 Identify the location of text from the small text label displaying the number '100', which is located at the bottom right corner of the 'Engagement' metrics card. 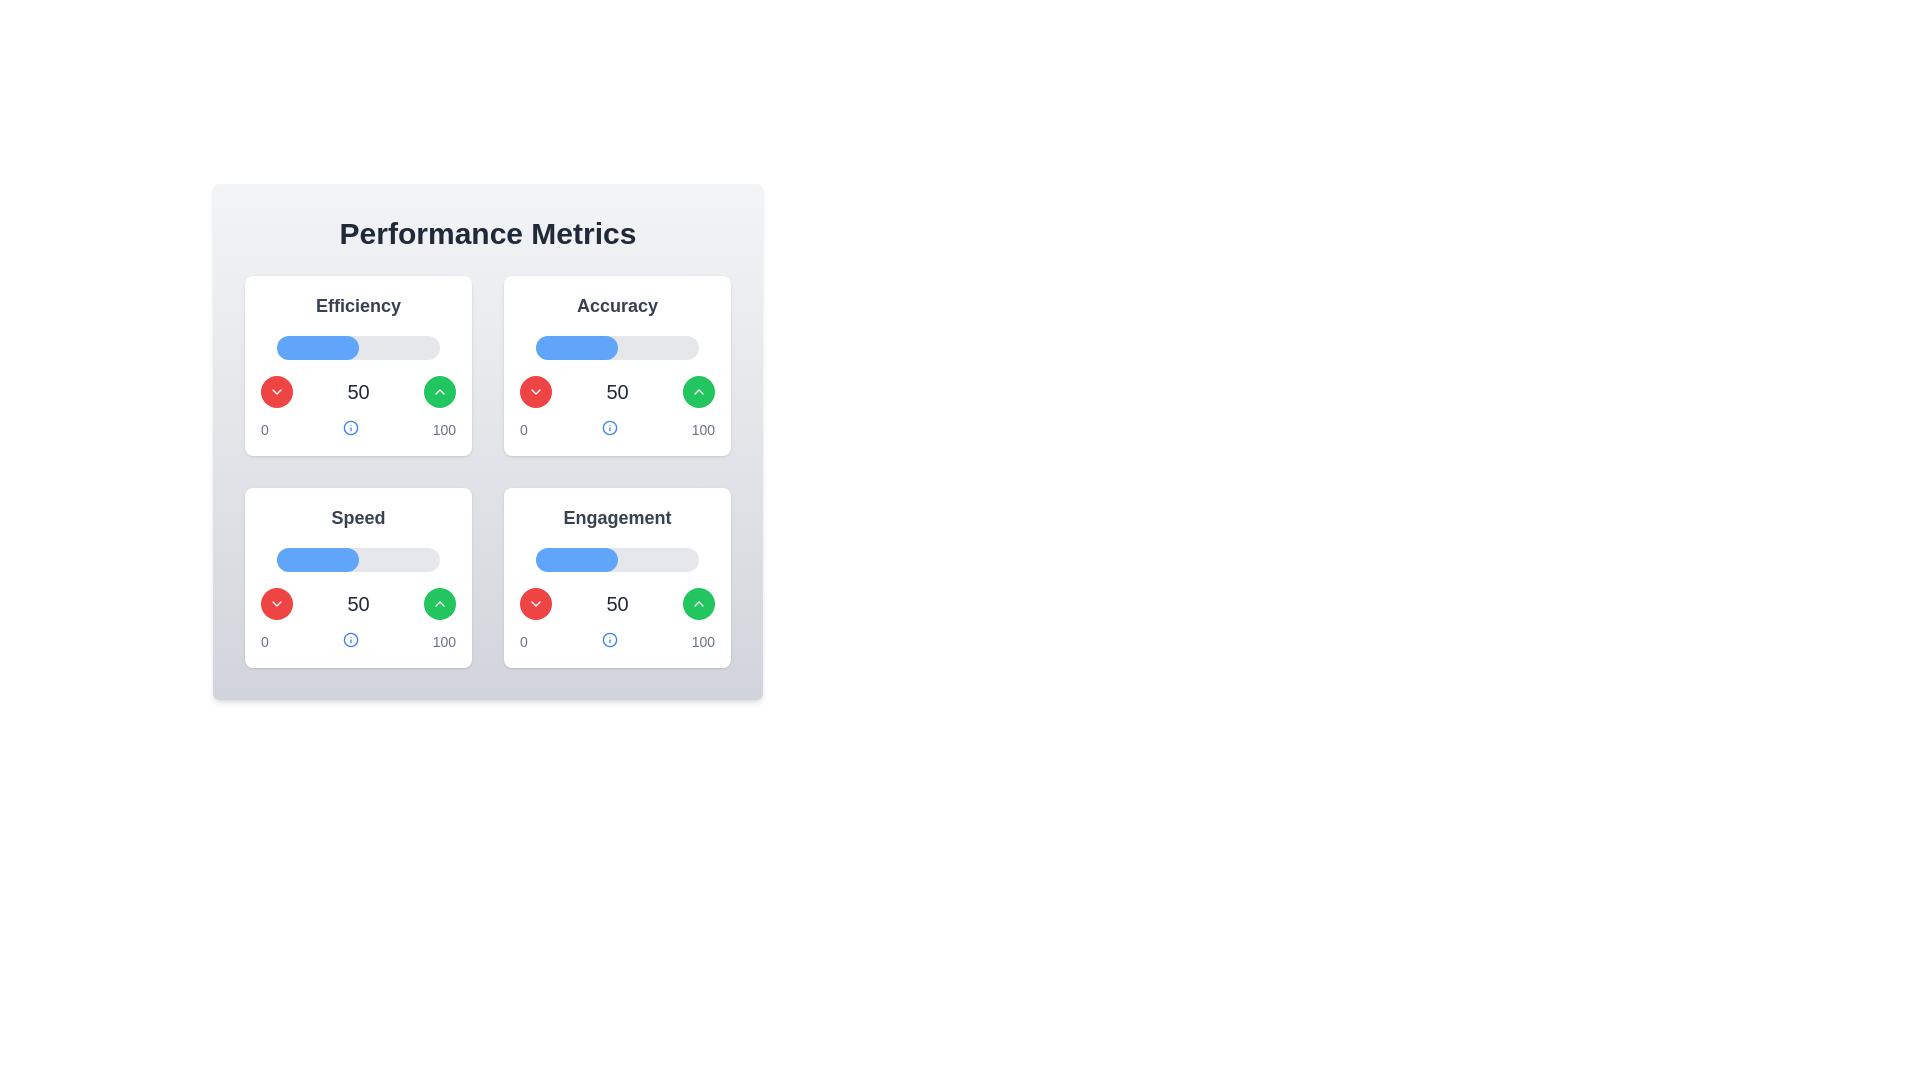
(703, 641).